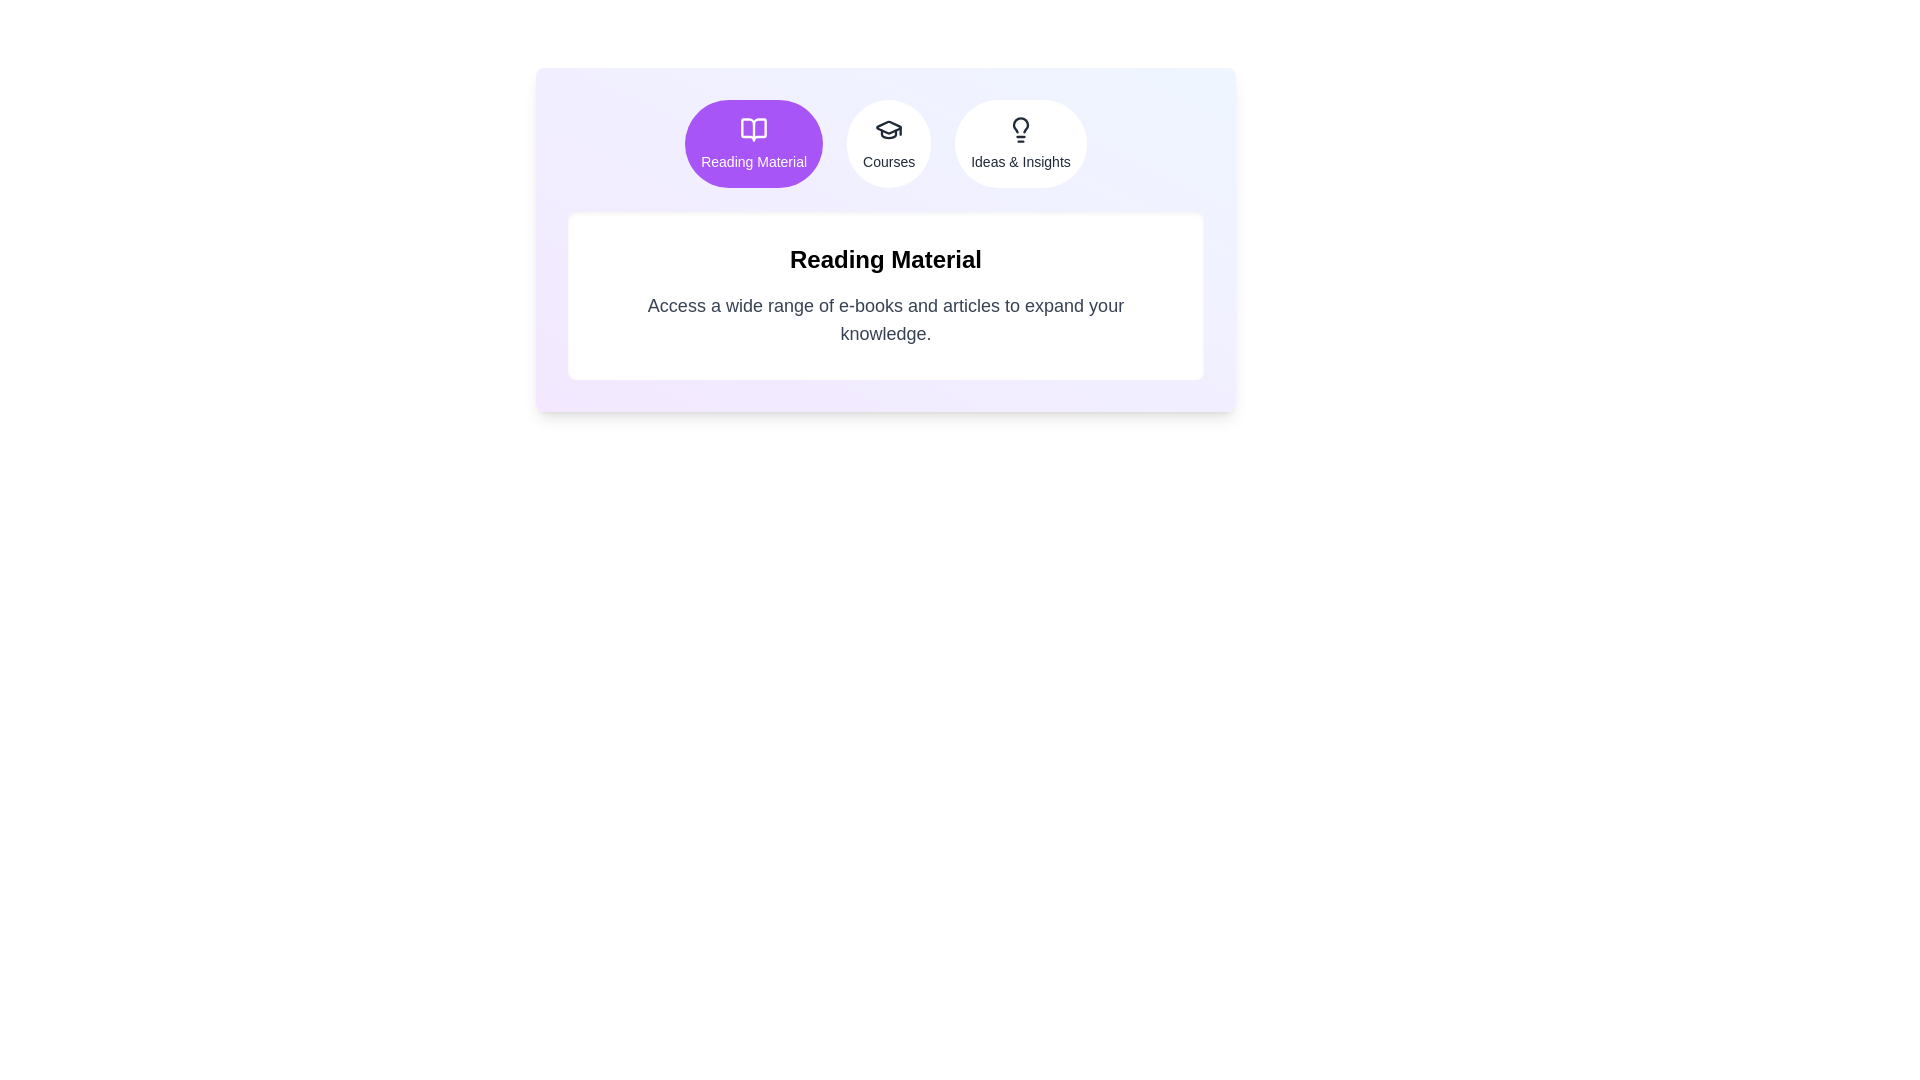  I want to click on the tab labeled Courses, so click(888, 142).